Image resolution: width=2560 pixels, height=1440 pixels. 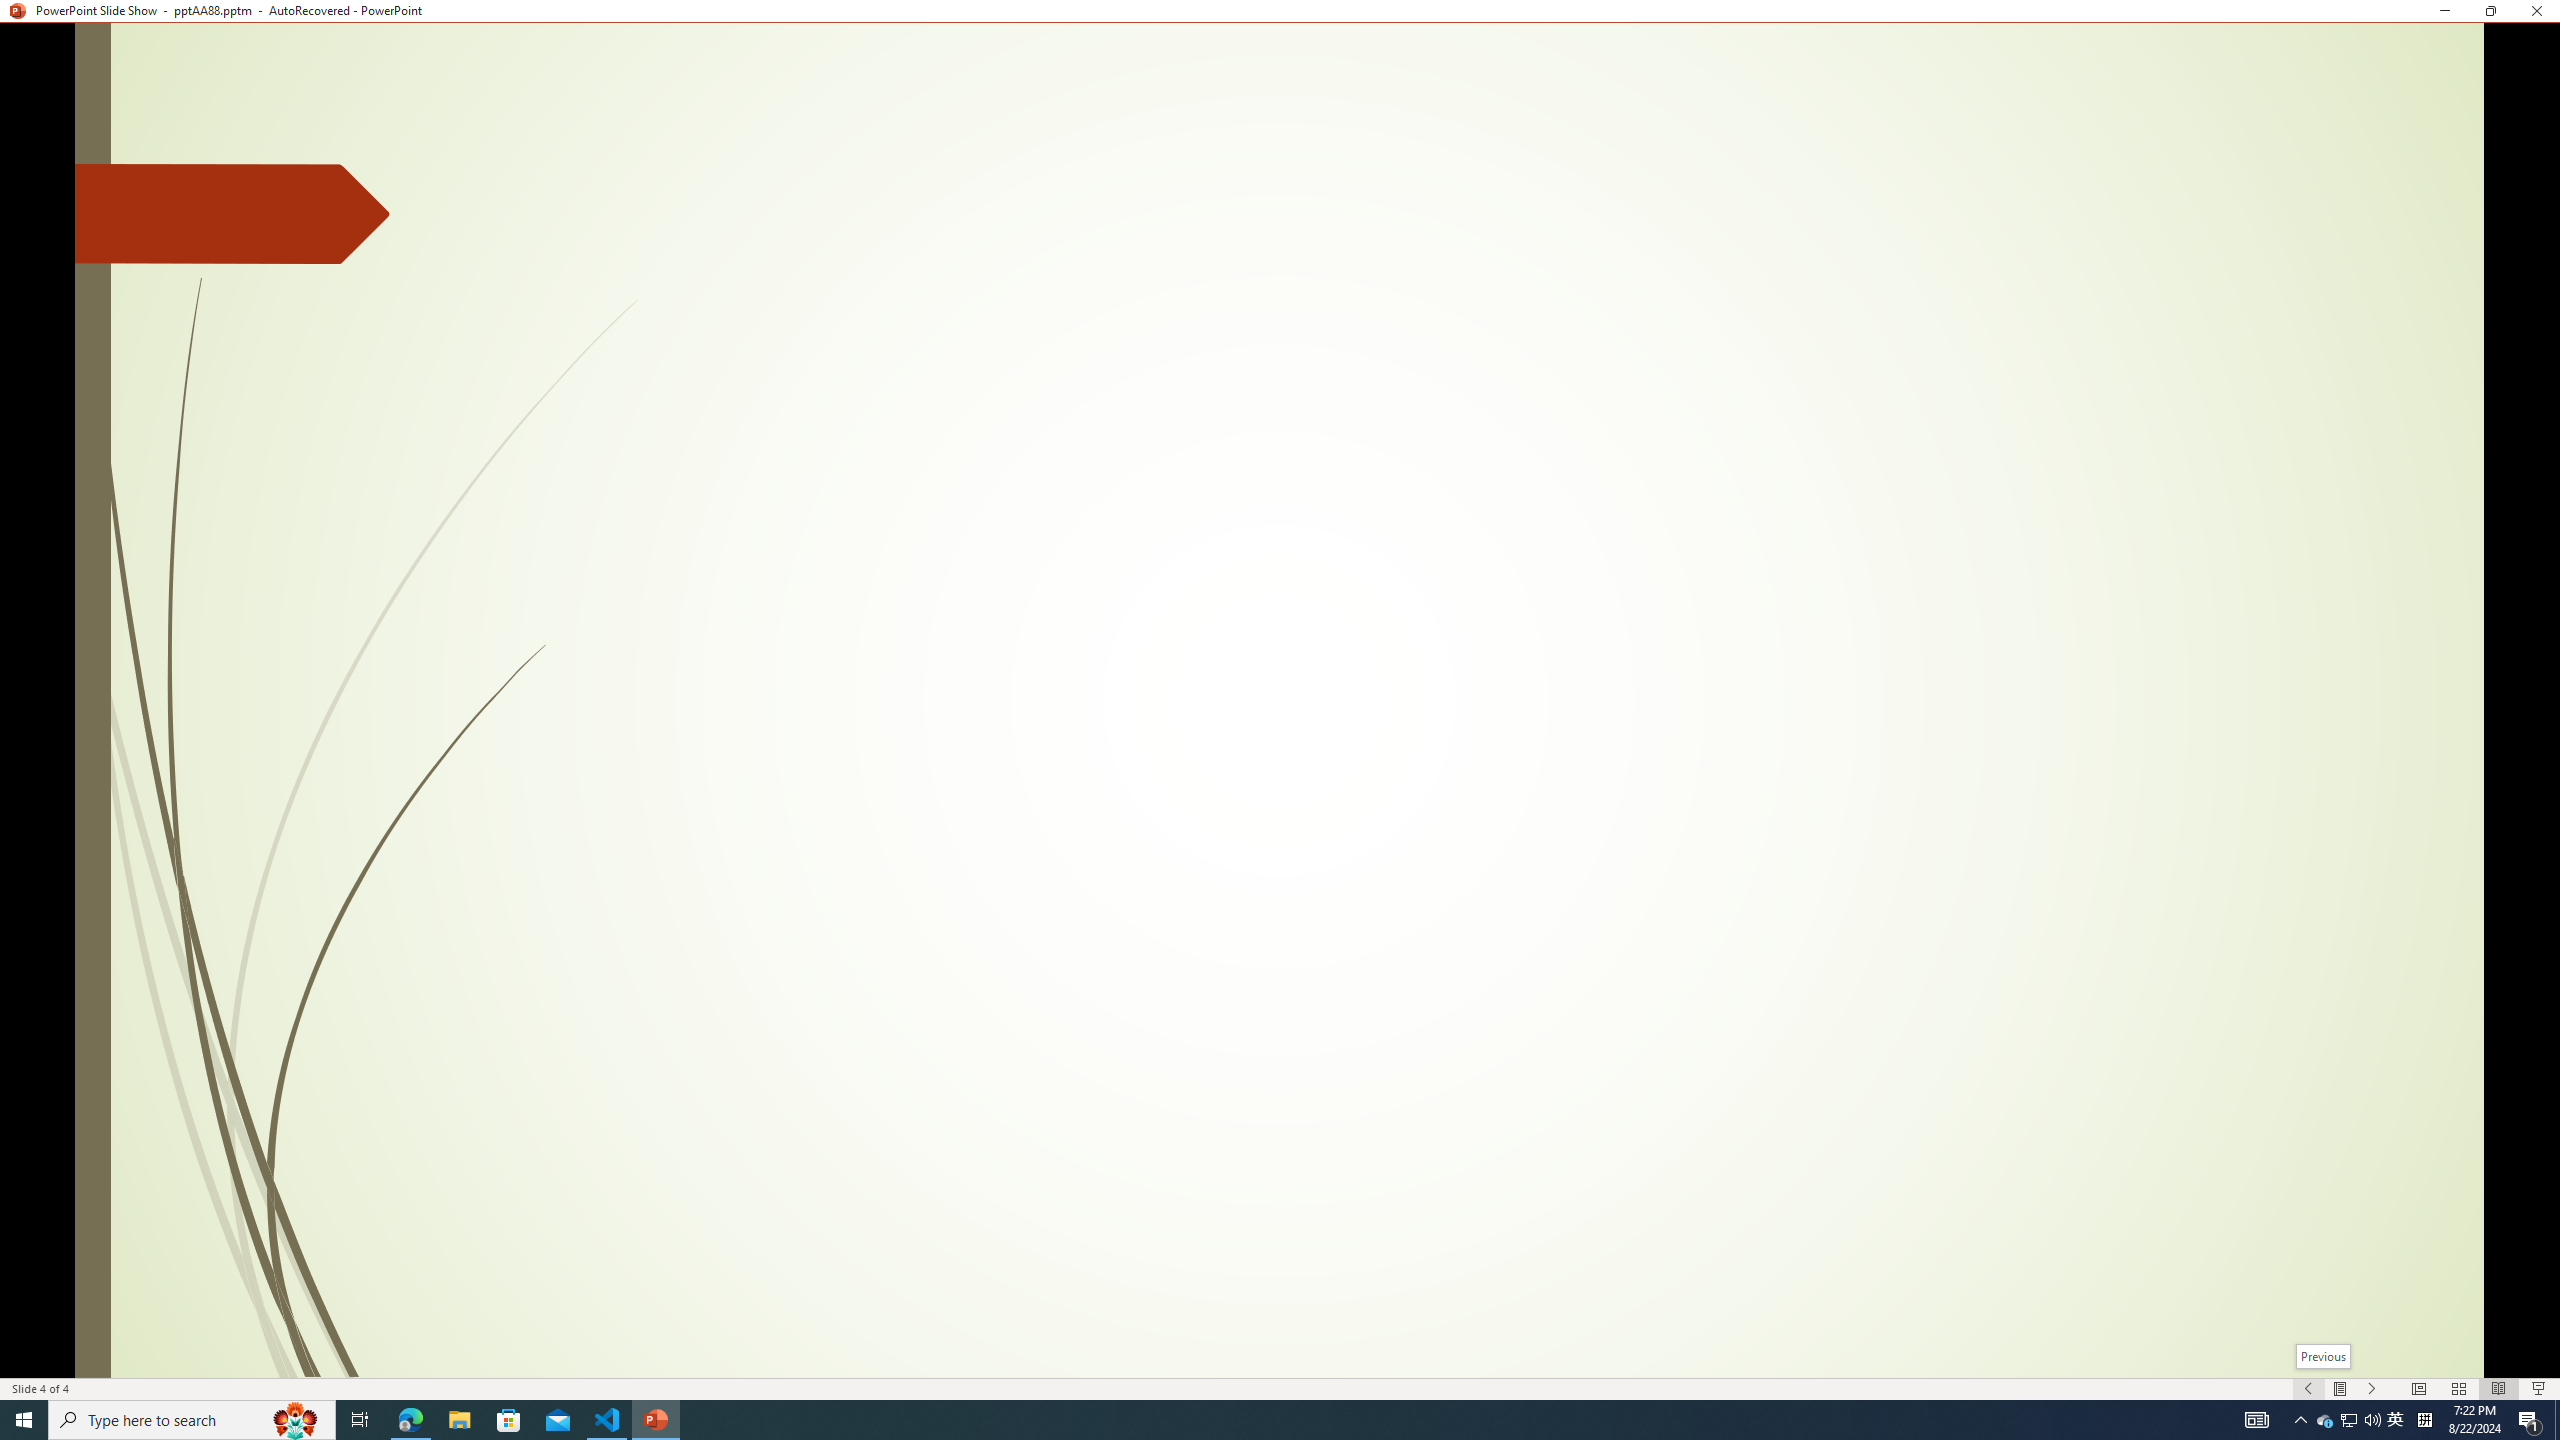 What do you see at coordinates (2372, 1389) in the screenshot?
I see `'Slide Show Next On'` at bounding box center [2372, 1389].